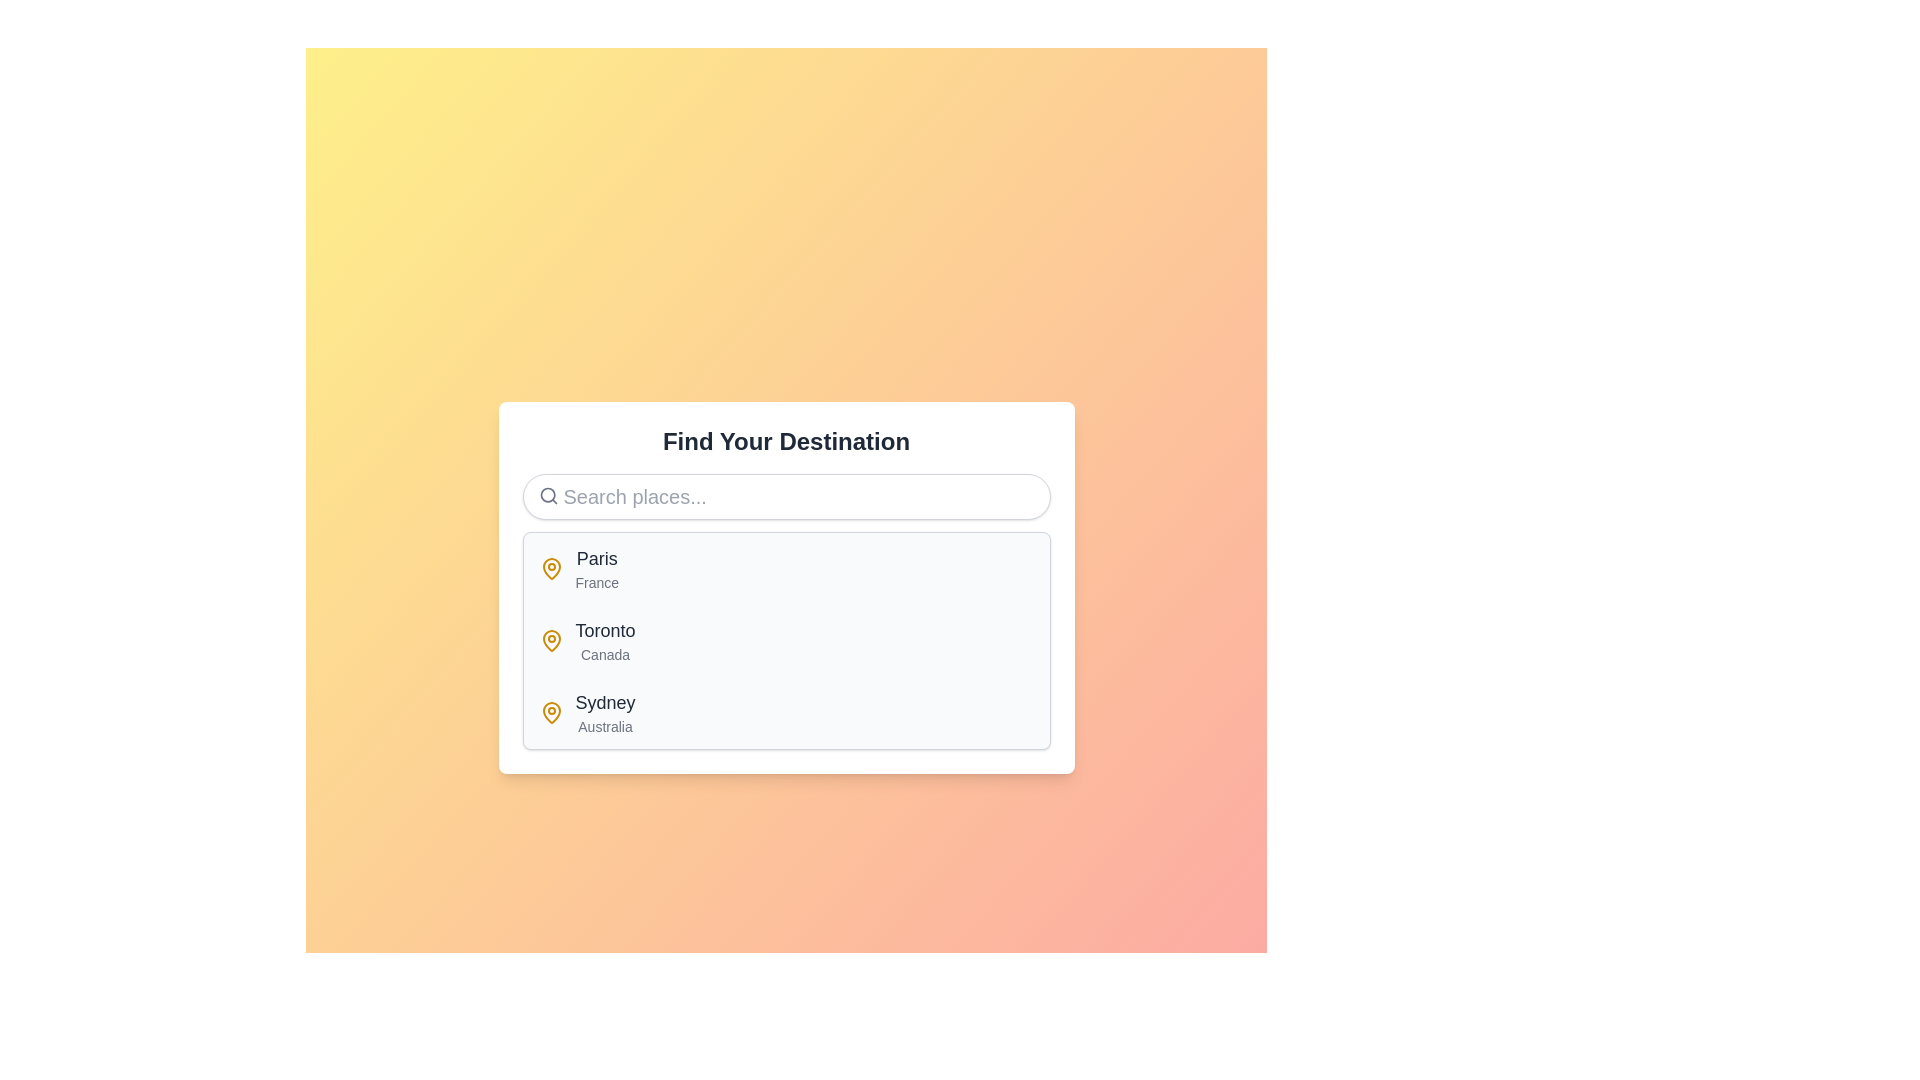 Image resolution: width=1920 pixels, height=1080 pixels. I want to click on the text label representing the destination 'Paris', which is the main label at the top-left of the list of destinations, so click(596, 559).